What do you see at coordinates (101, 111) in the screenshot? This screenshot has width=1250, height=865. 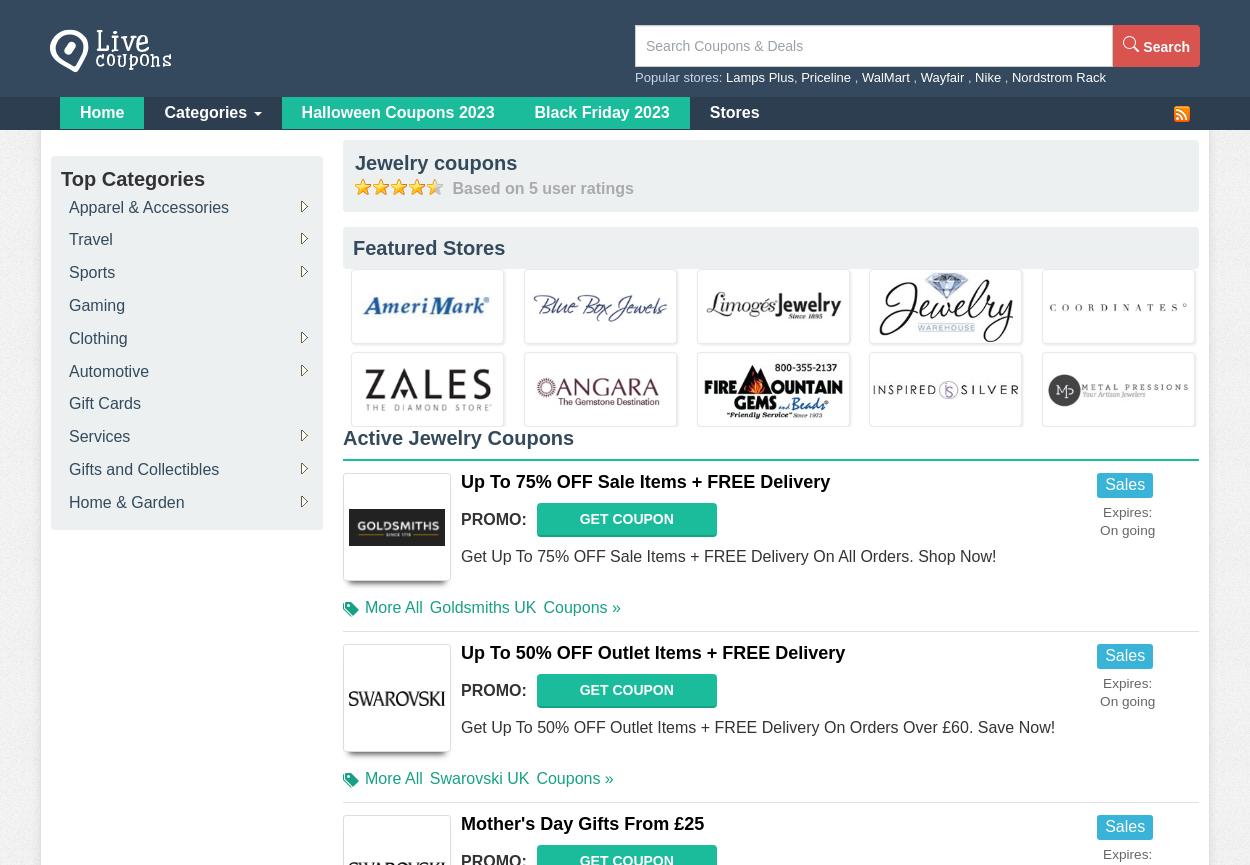 I see `'Home'` at bounding box center [101, 111].